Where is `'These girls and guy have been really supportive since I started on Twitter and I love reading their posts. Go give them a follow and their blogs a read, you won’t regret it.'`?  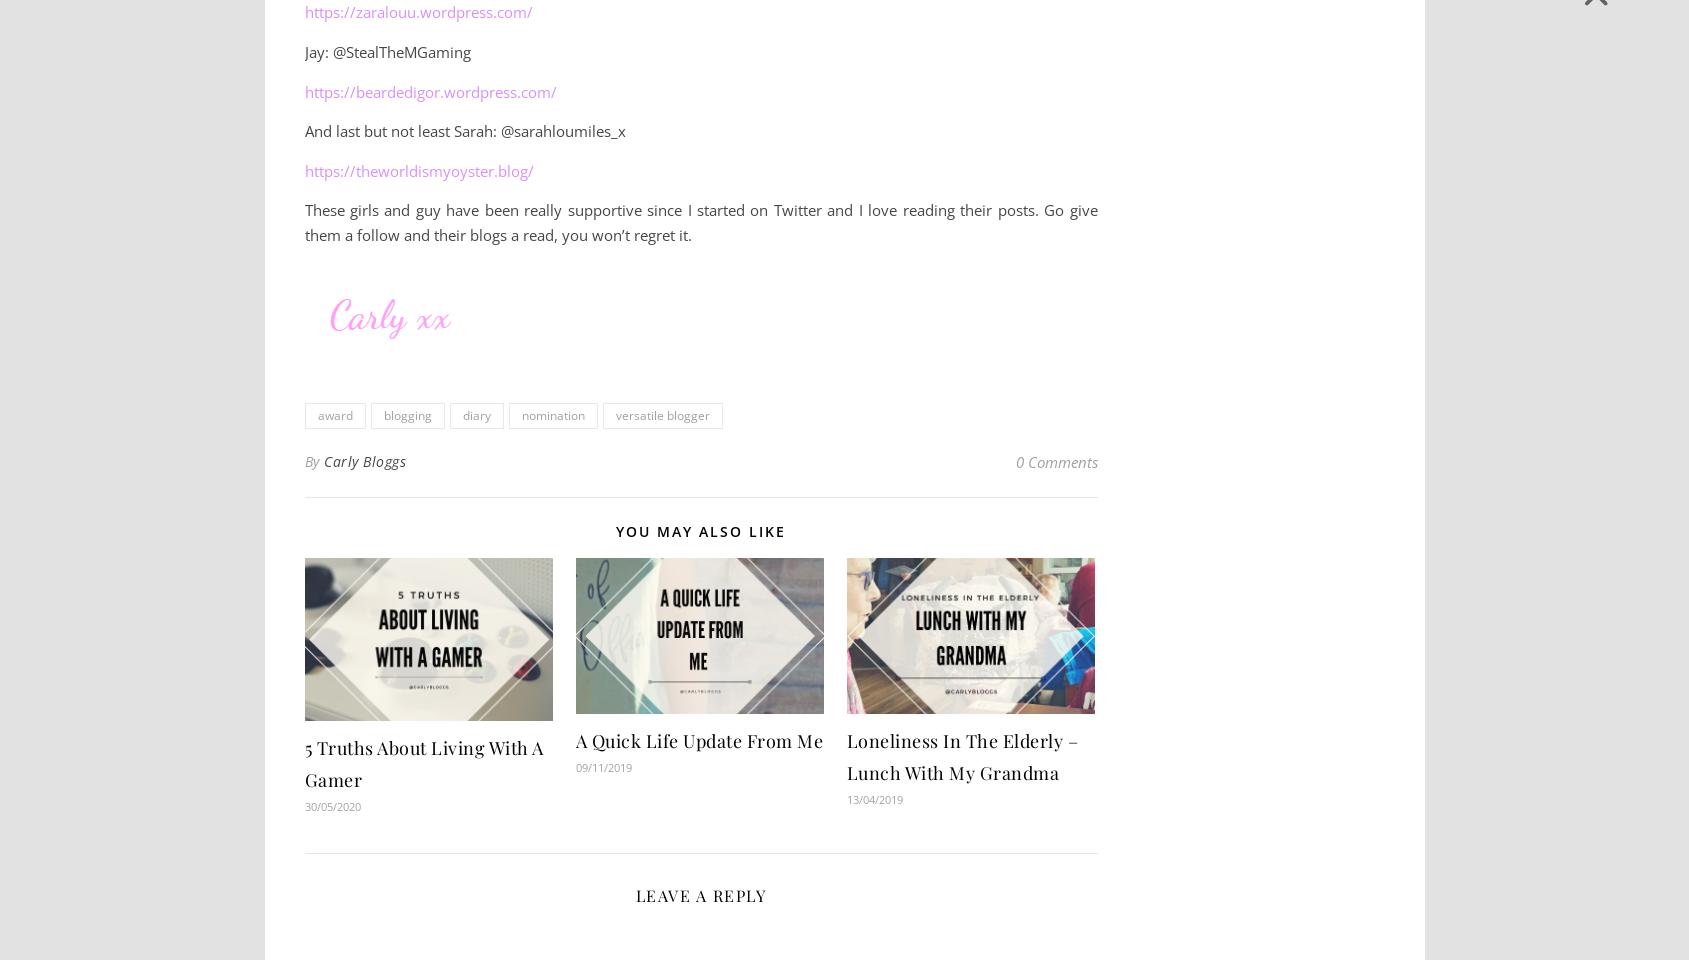
'These girls and guy have been really supportive since I started on Twitter and I love reading their posts. Go give them a follow and their blogs a read, you won’t regret it.' is located at coordinates (700, 222).